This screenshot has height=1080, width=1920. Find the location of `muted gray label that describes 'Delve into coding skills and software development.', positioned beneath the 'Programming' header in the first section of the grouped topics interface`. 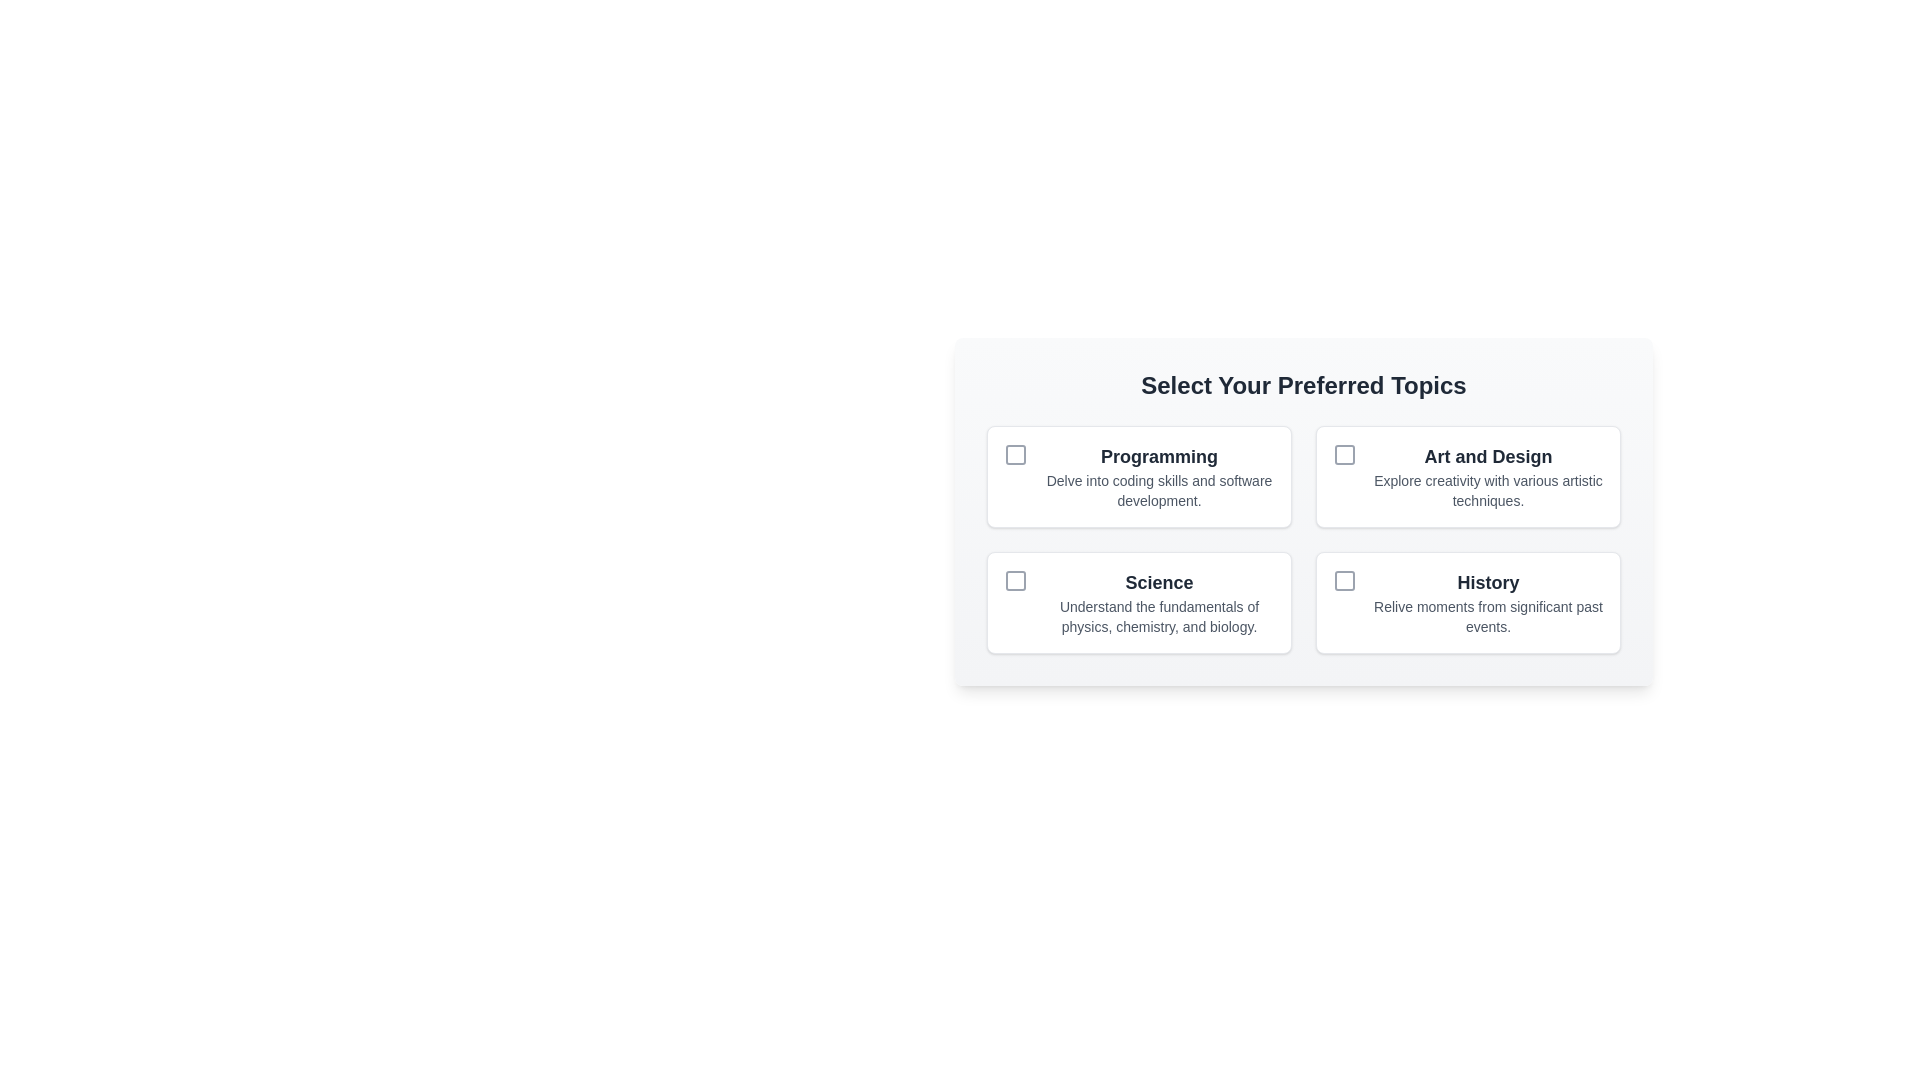

muted gray label that describes 'Delve into coding skills and software development.', positioned beneath the 'Programming' header in the first section of the grouped topics interface is located at coordinates (1159, 490).